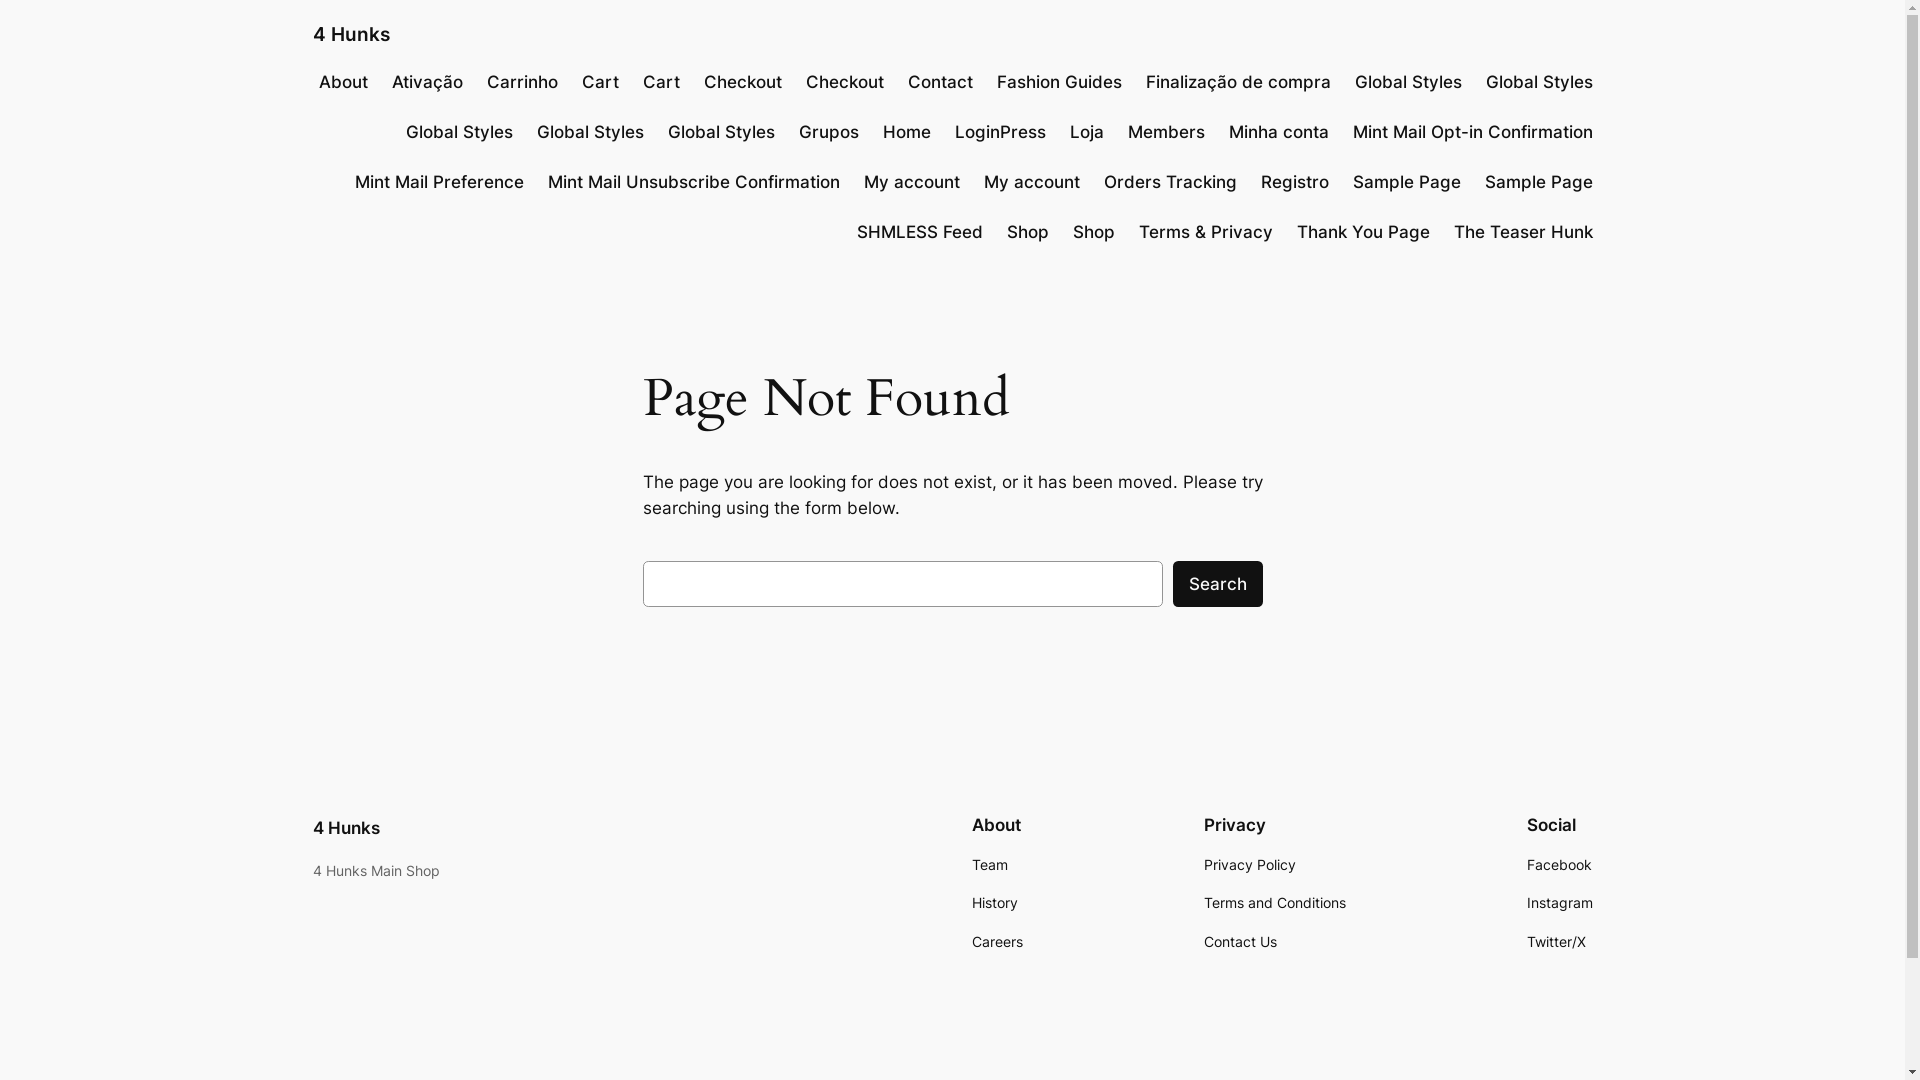 This screenshot has width=1920, height=1080. I want to click on 'Global Styles', so click(1538, 80).